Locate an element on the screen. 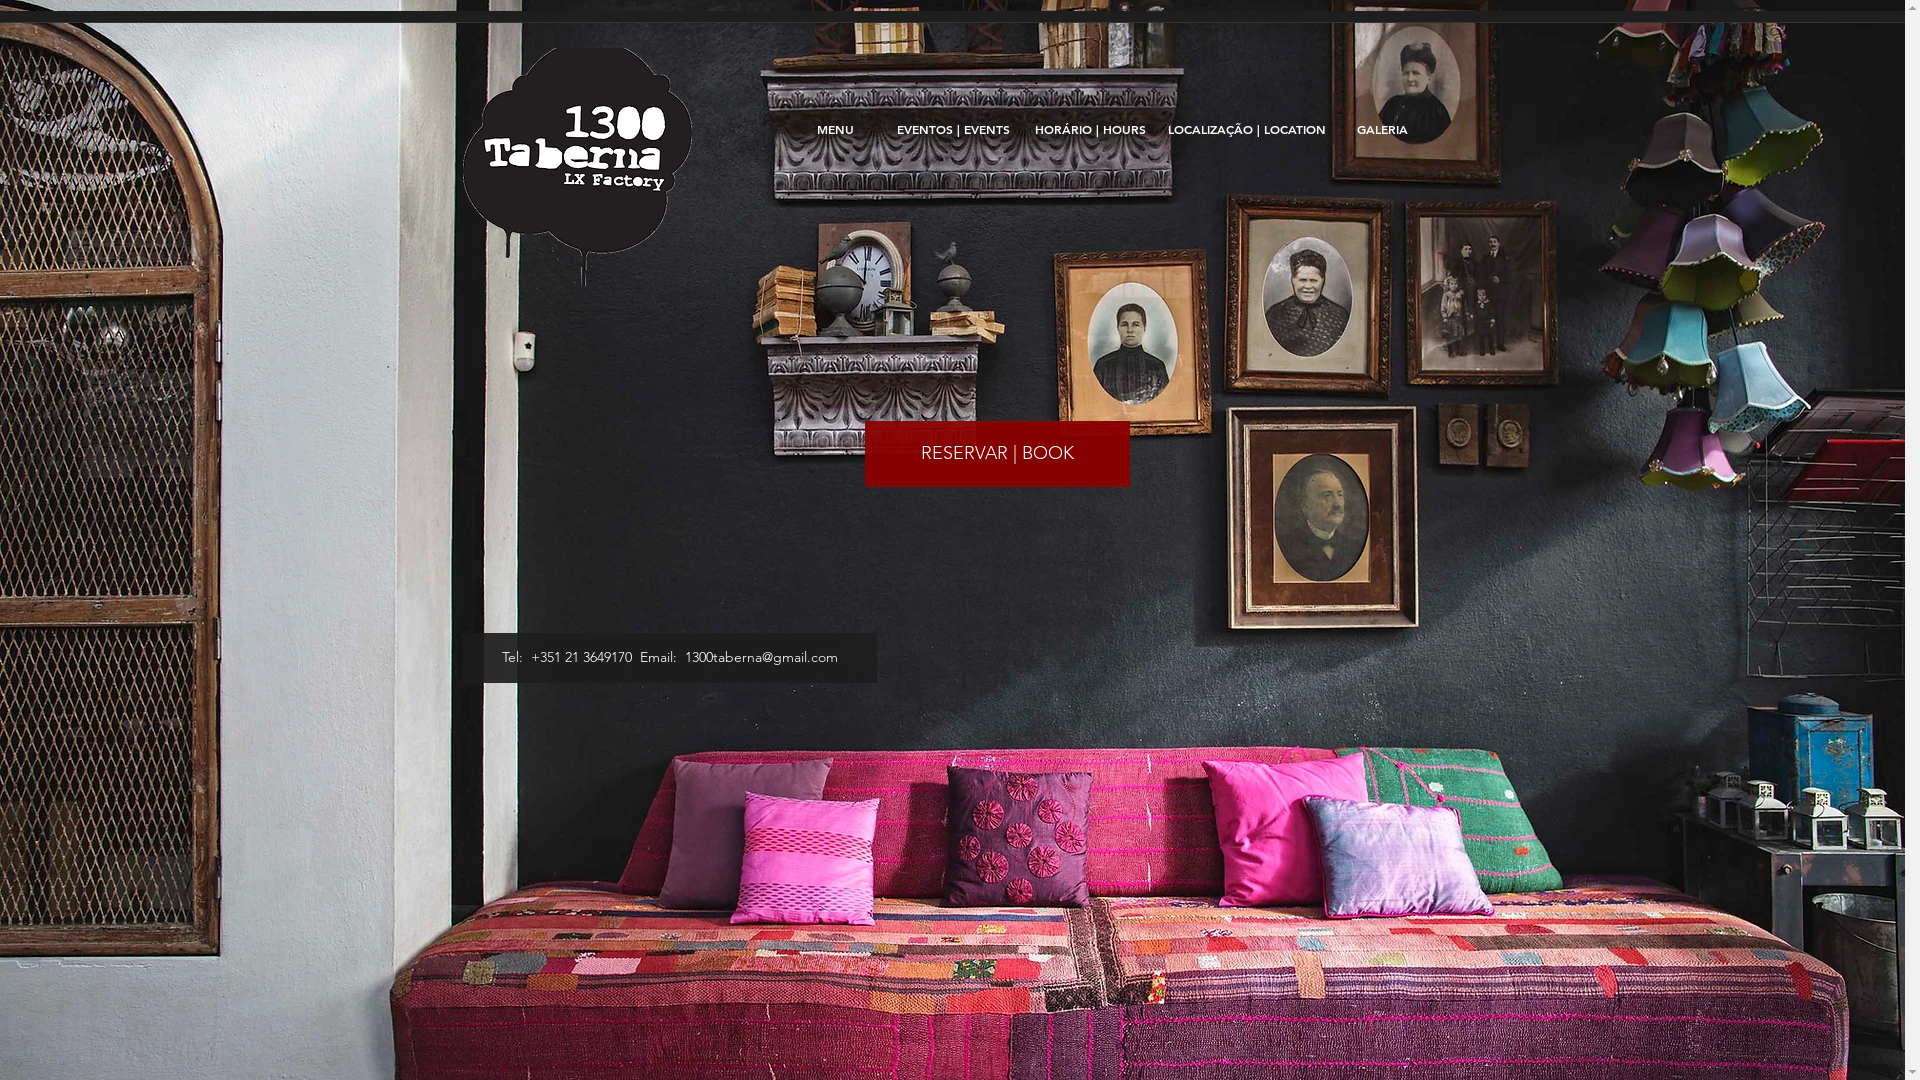 The width and height of the screenshot is (1920, 1080). 'GALERIA' is located at coordinates (1381, 128).